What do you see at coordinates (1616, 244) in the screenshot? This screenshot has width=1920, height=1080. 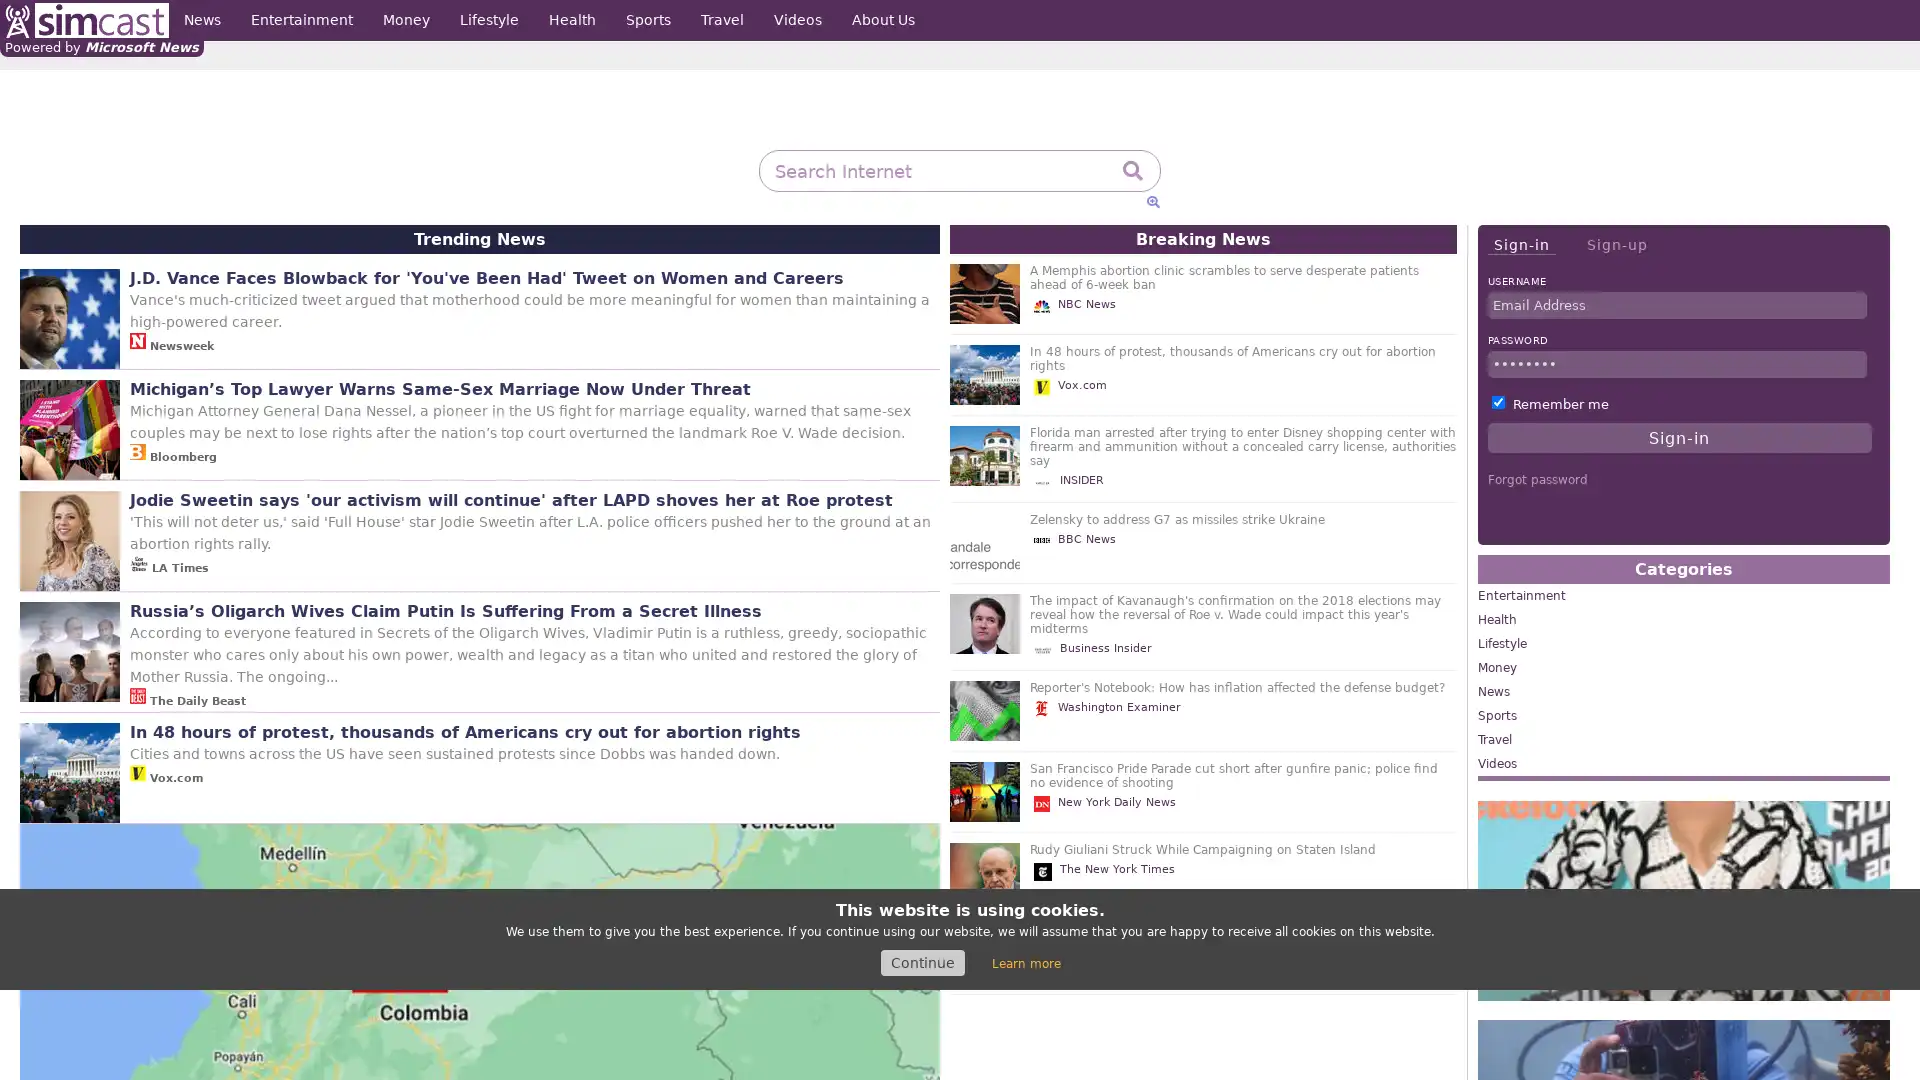 I see `Sign-up` at bounding box center [1616, 244].